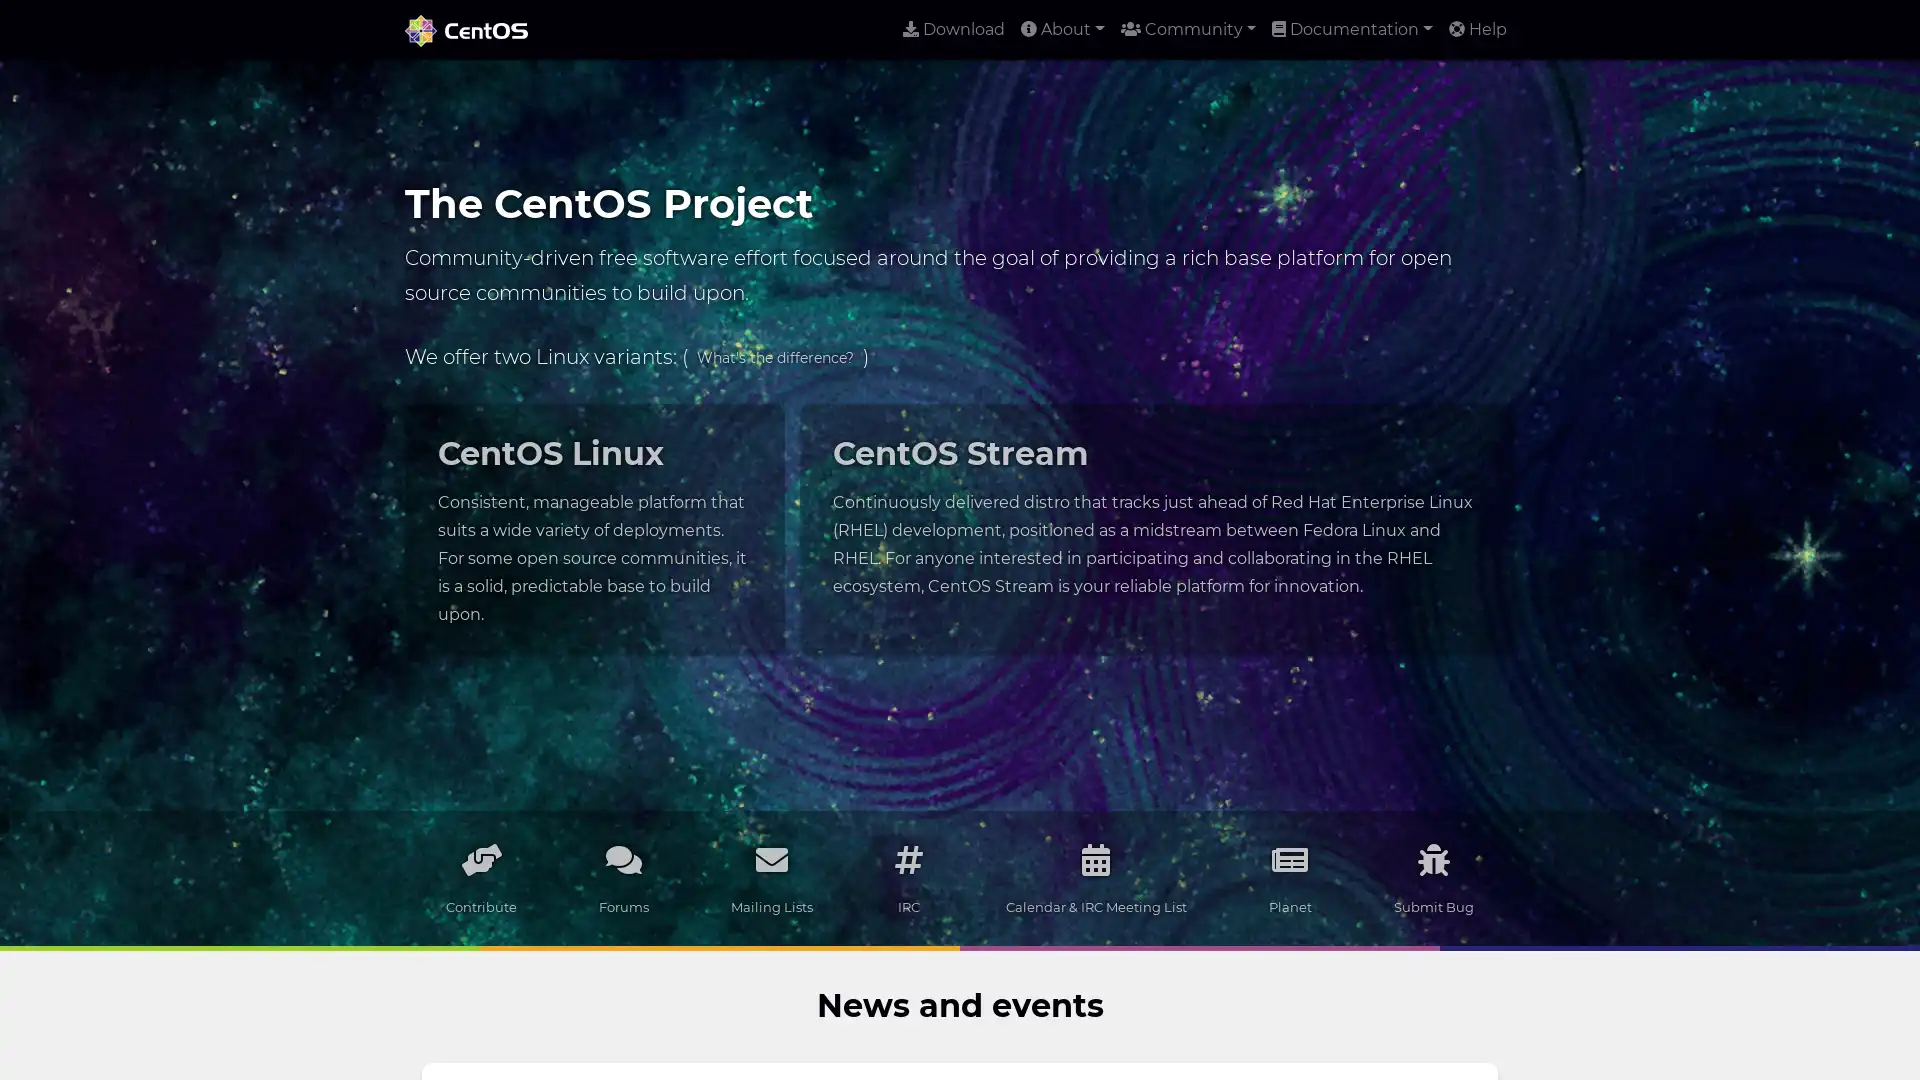 Image resolution: width=1920 pixels, height=1080 pixels. Describe the element at coordinates (1094, 877) in the screenshot. I see `Calendar & IRC Meeting List` at that location.